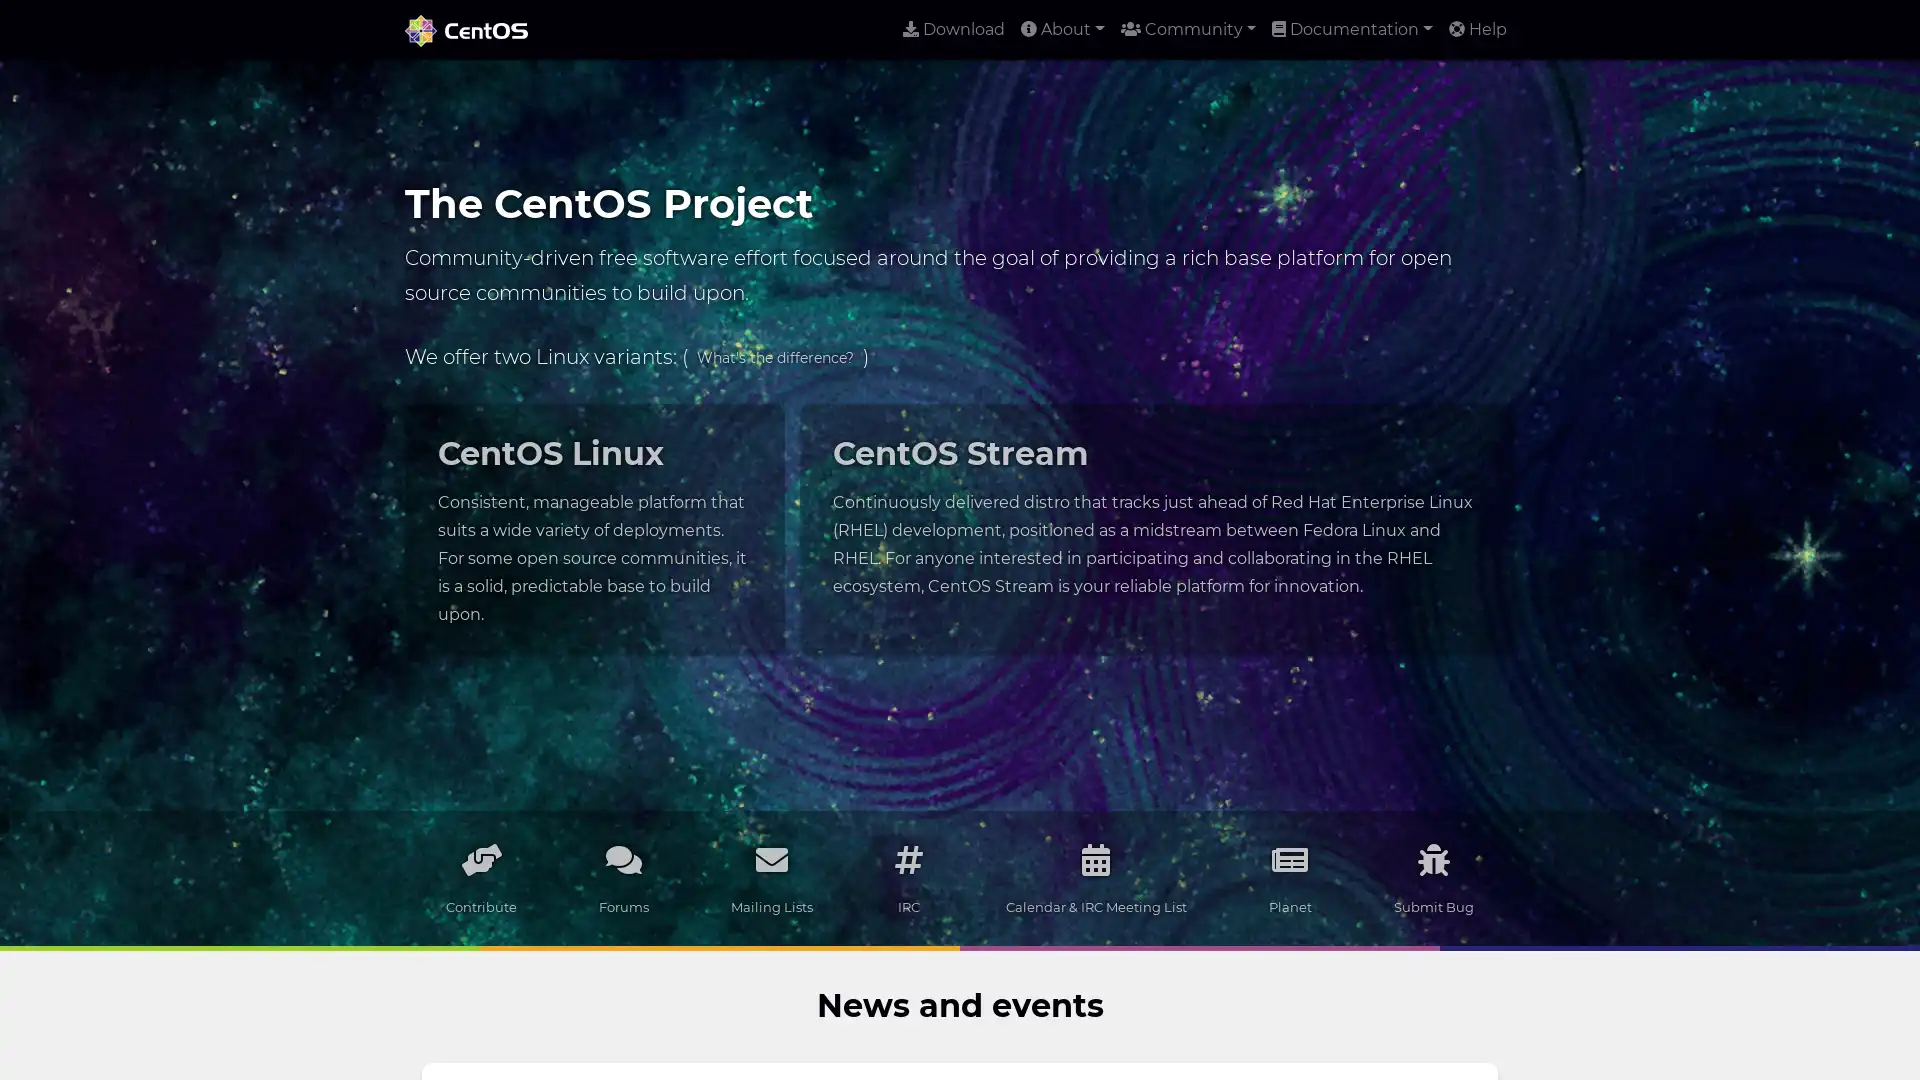 Image resolution: width=1920 pixels, height=1080 pixels. Describe the element at coordinates (1094, 877) in the screenshot. I see `Calendar & IRC Meeting List` at that location.